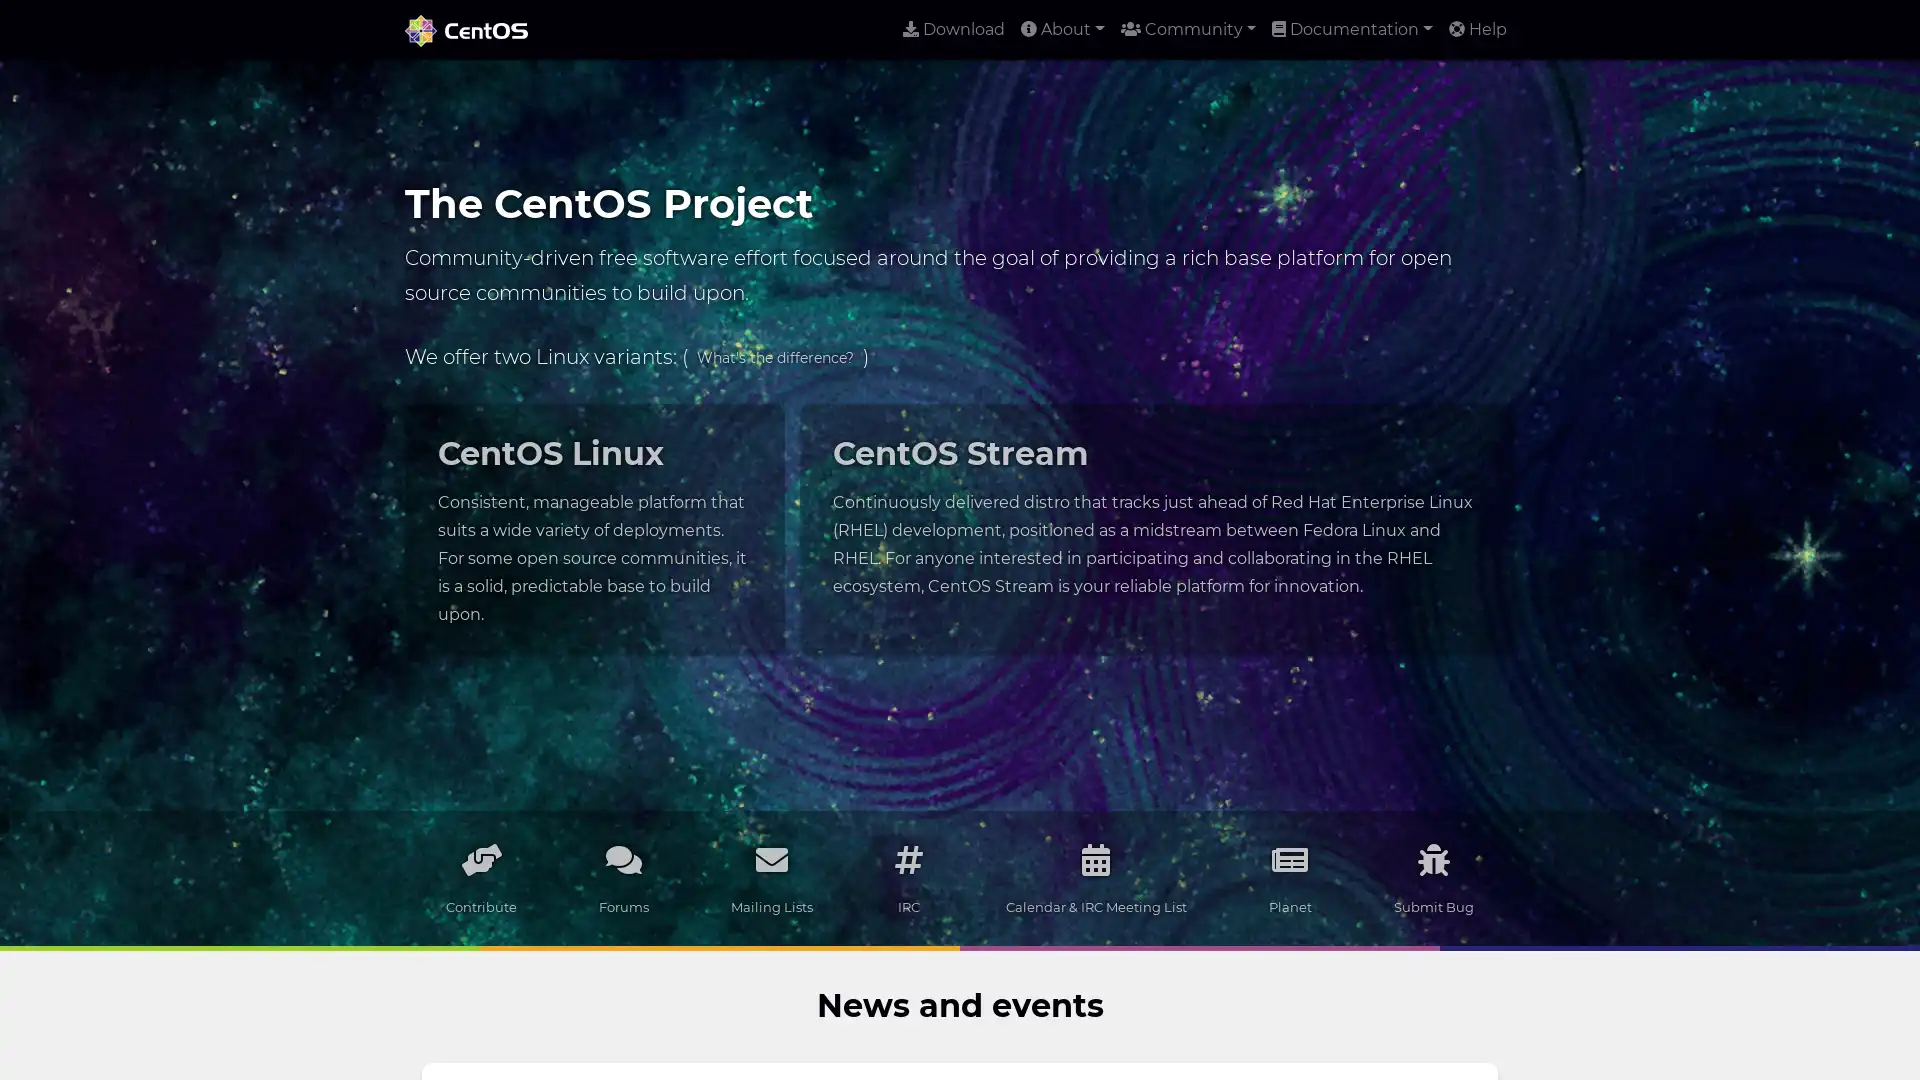 Image resolution: width=1920 pixels, height=1080 pixels. Describe the element at coordinates (1094, 877) in the screenshot. I see `Calendar & IRC Meeting List` at that location.